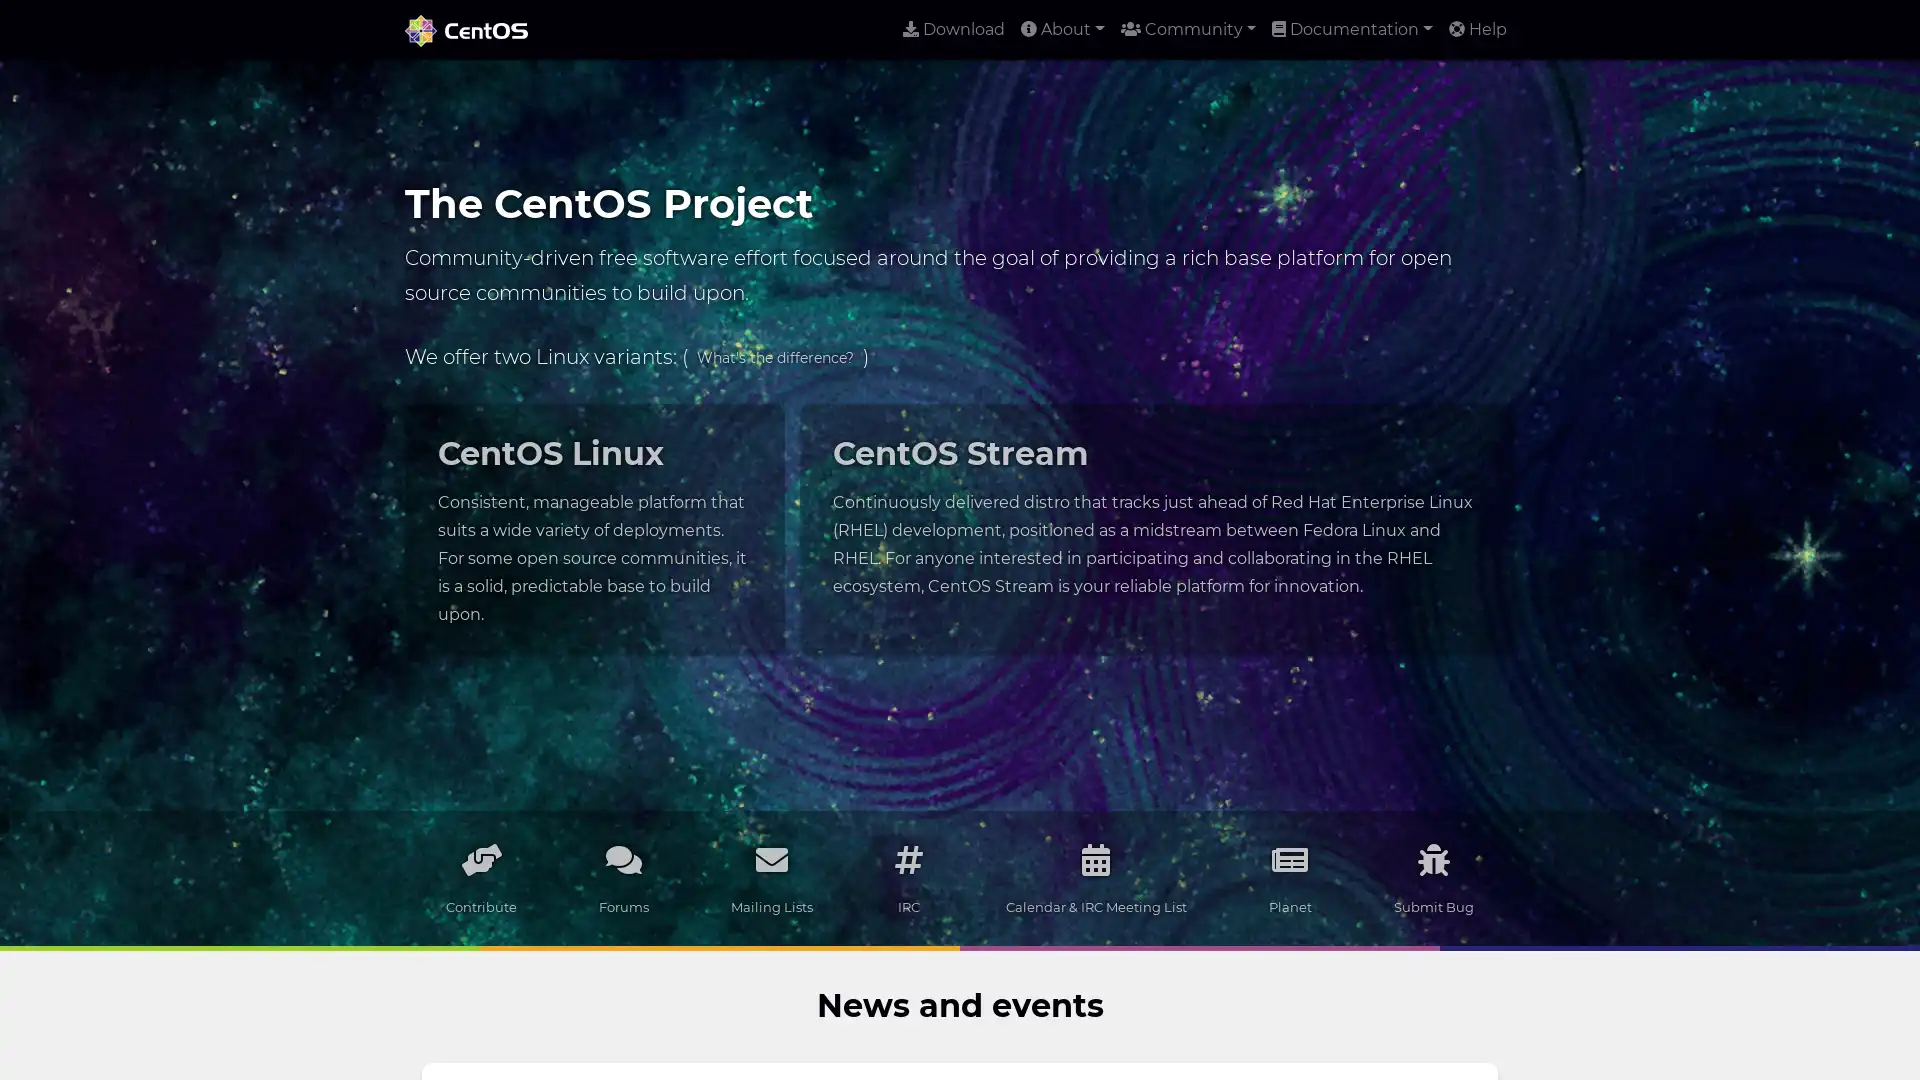 Image resolution: width=1920 pixels, height=1080 pixels. Describe the element at coordinates (1094, 877) in the screenshot. I see `Calendar & IRC Meeting List` at that location.